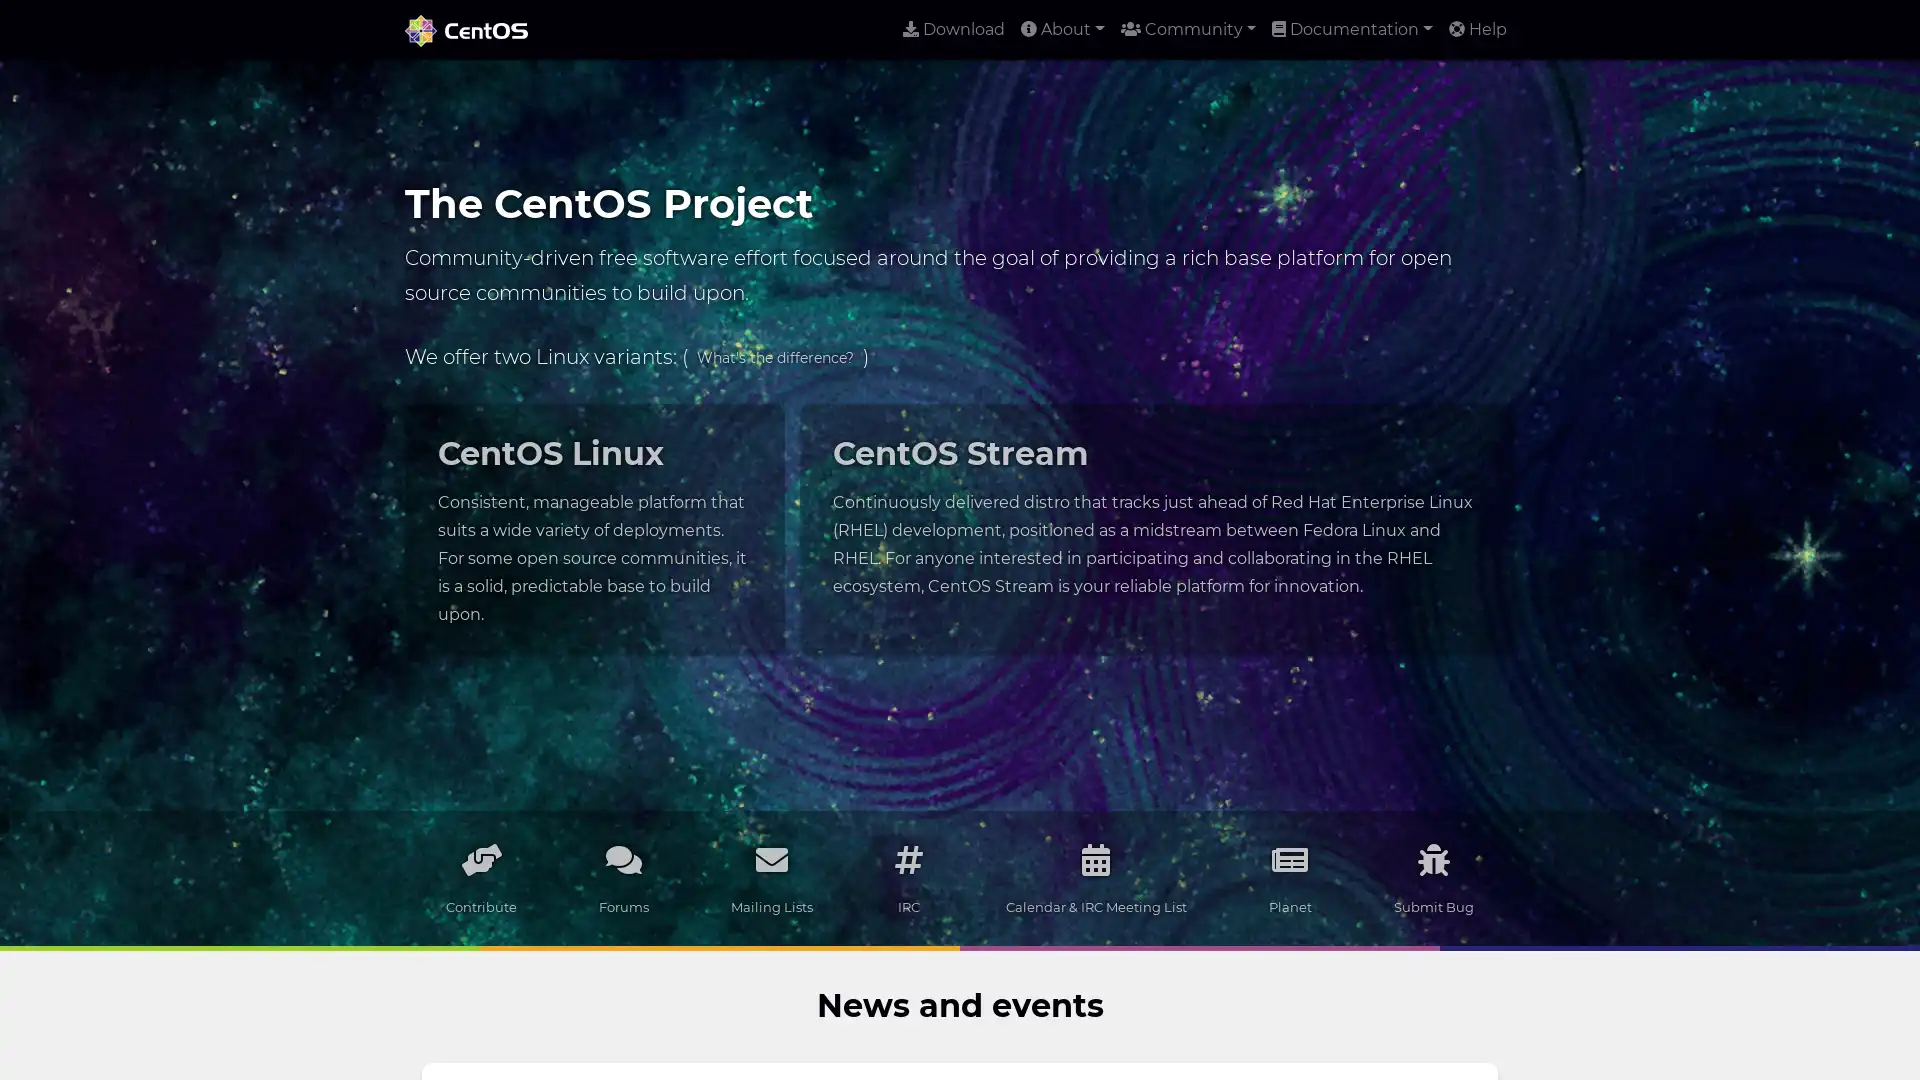 Image resolution: width=1920 pixels, height=1080 pixels. Describe the element at coordinates (1094, 877) in the screenshot. I see `Calendar & IRC Meeting List` at that location.